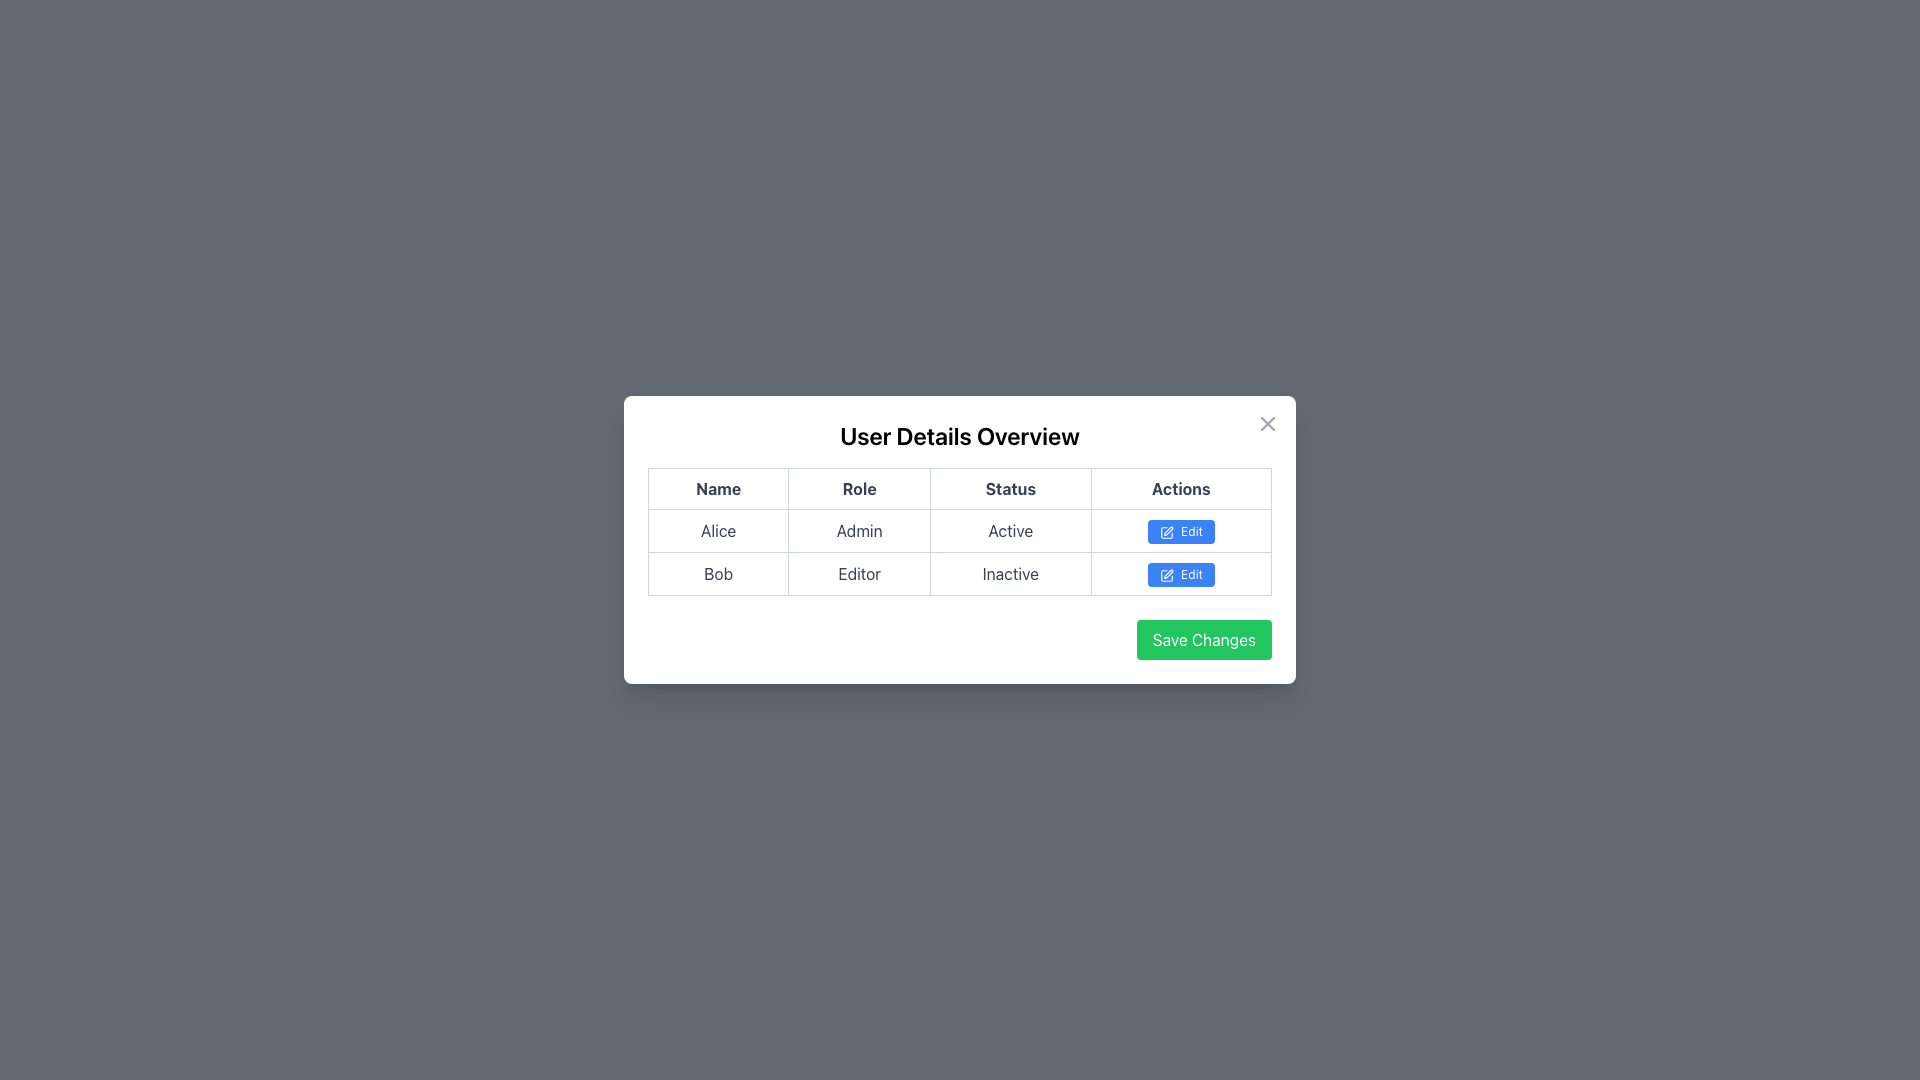 Image resolution: width=1920 pixels, height=1080 pixels. I want to click on Static Text element that serves as a heading for the user detail summary section, located at the center of the section above the table headers, so click(960, 434).